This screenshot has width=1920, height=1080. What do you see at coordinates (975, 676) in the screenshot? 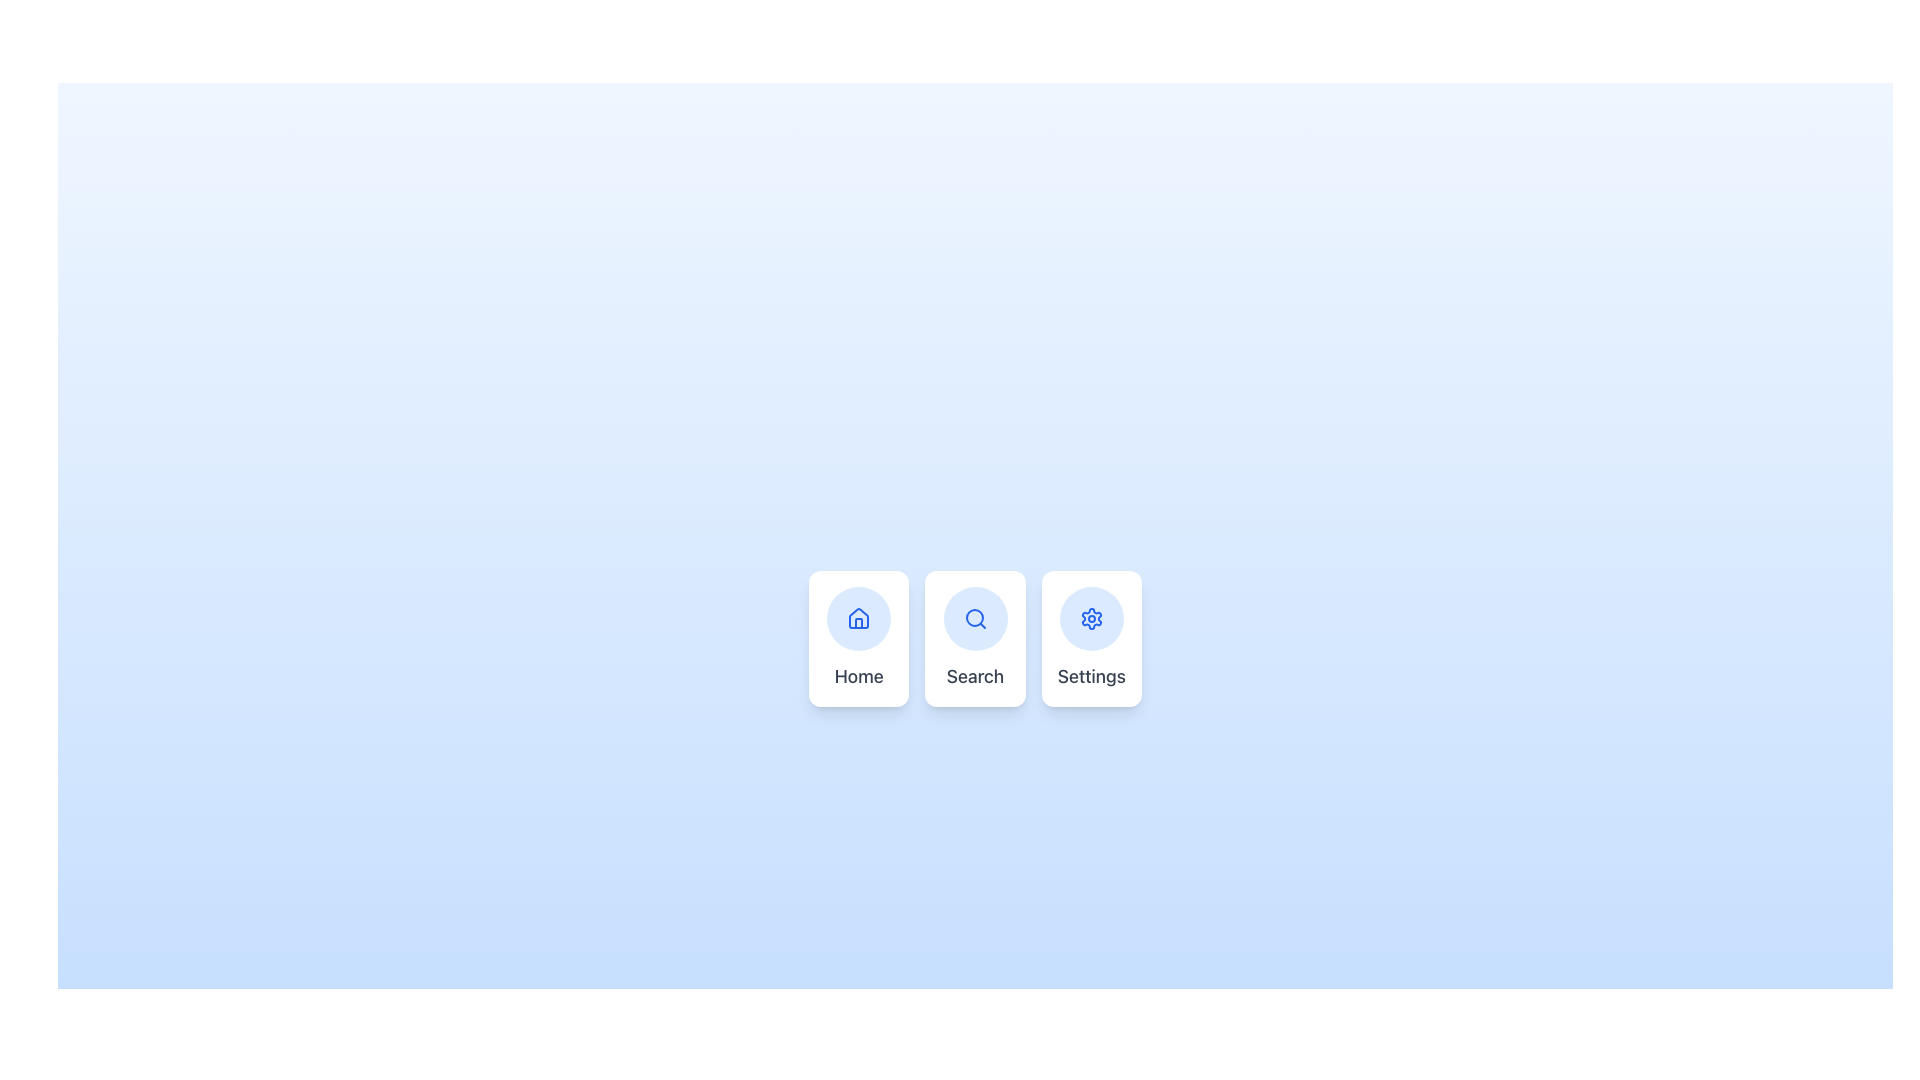
I see `the static text label displaying 'Search' located at the bottom center of a rectangular card with a blue circular magnifying glass icon above it` at bounding box center [975, 676].